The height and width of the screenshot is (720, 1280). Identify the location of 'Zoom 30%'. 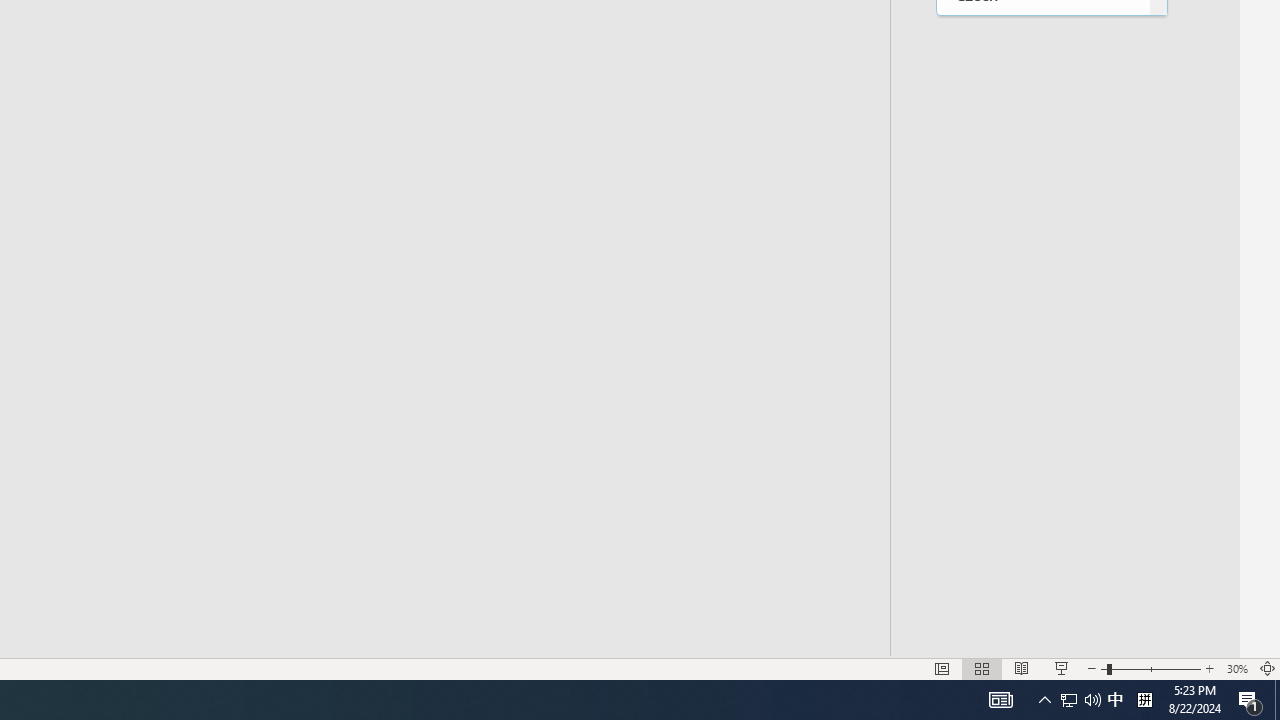
(1236, 669).